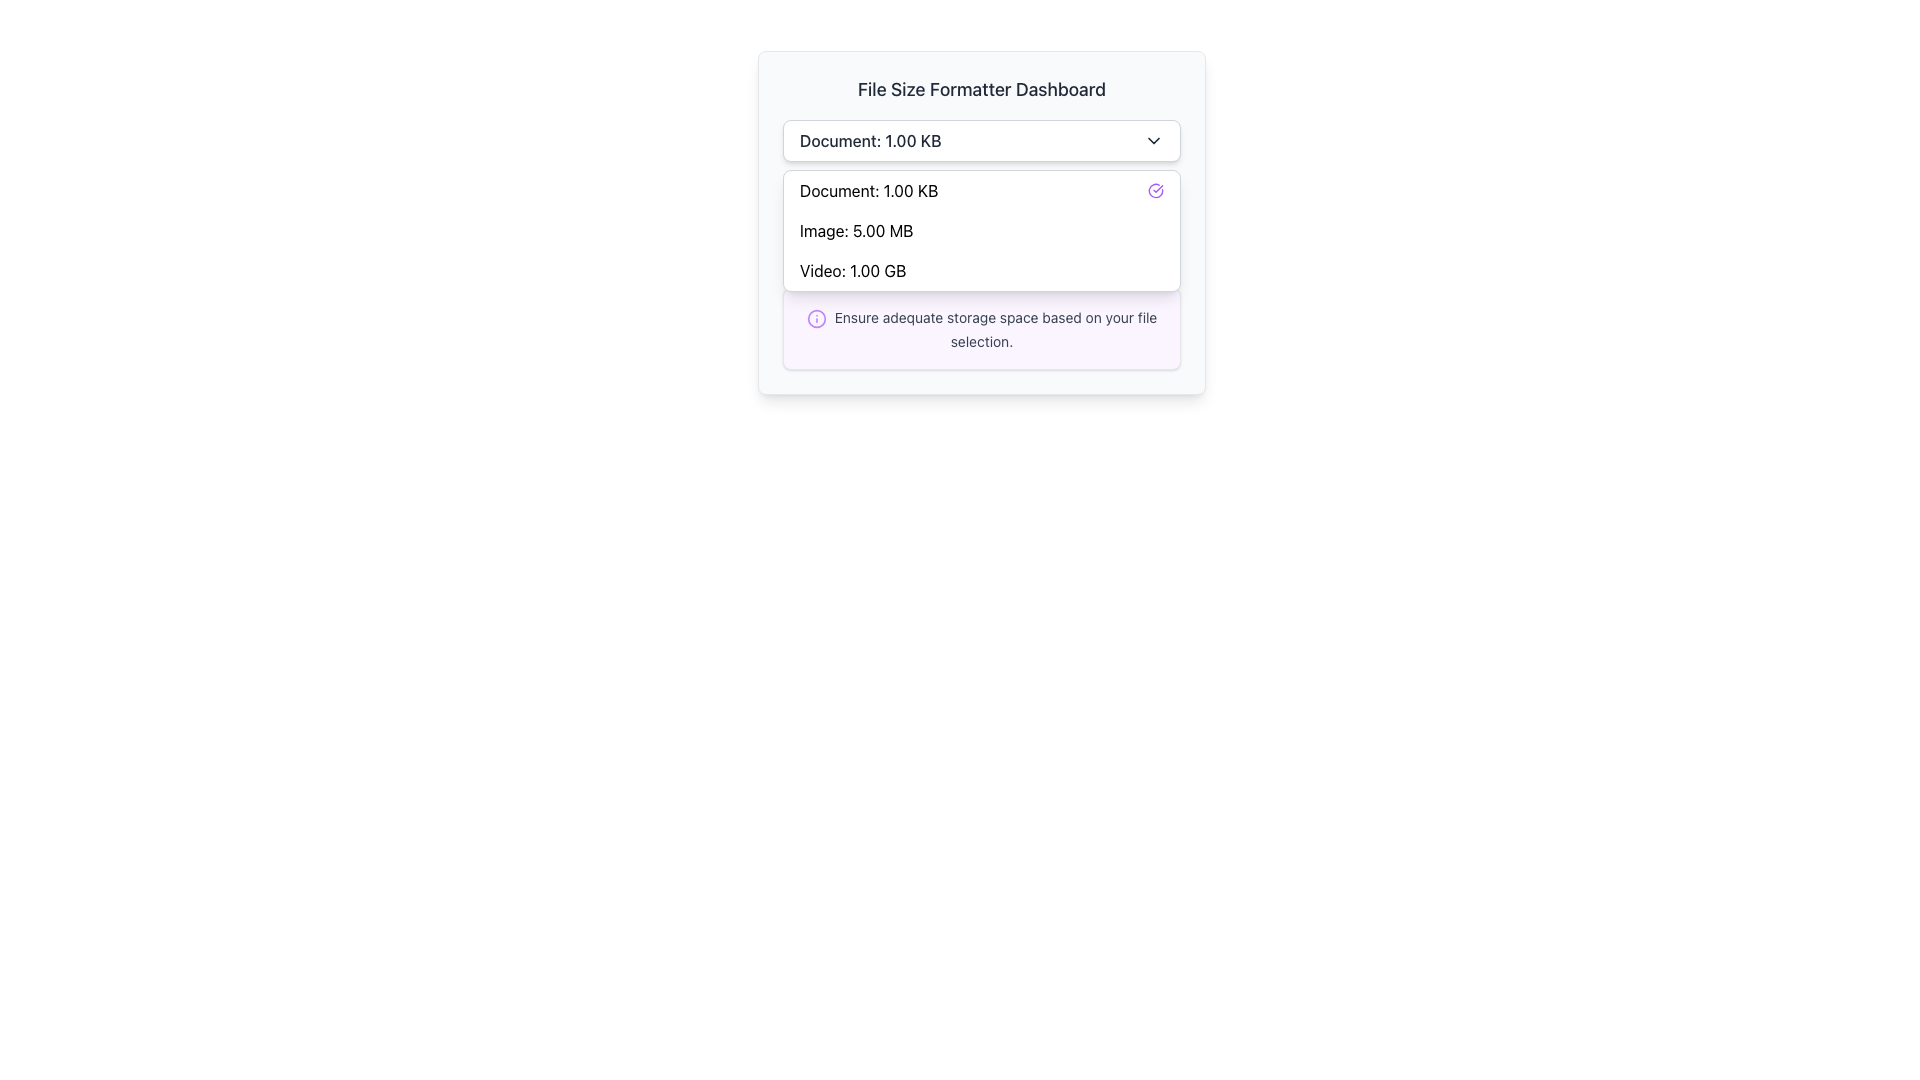 Image resolution: width=1920 pixels, height=1080 pixels. What do you see at coordinates (982, 270) in the screenshot?
I see `the list item displaying 'Video: 1.00 GB' in the dropdown menu under 'File Size Formatter Dashboard'` at bounding box center [982, 270].